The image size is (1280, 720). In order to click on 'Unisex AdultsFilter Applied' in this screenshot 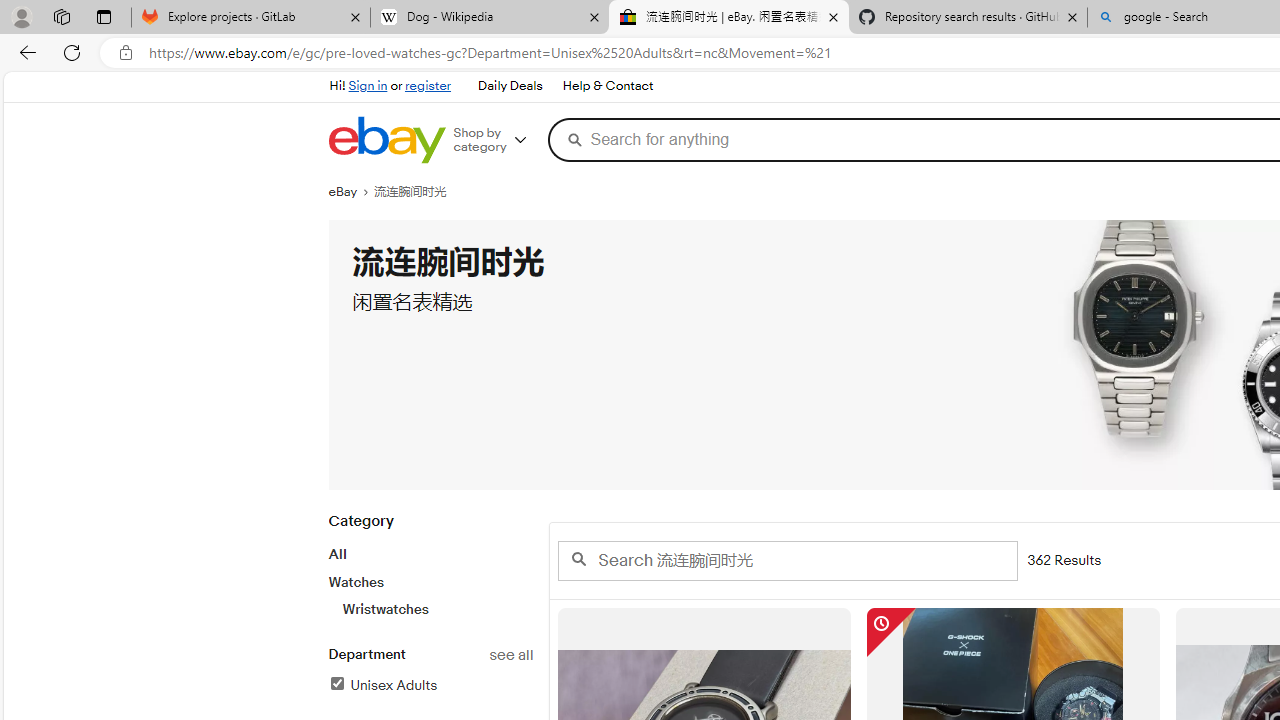, I will do `click(429, 685)`.